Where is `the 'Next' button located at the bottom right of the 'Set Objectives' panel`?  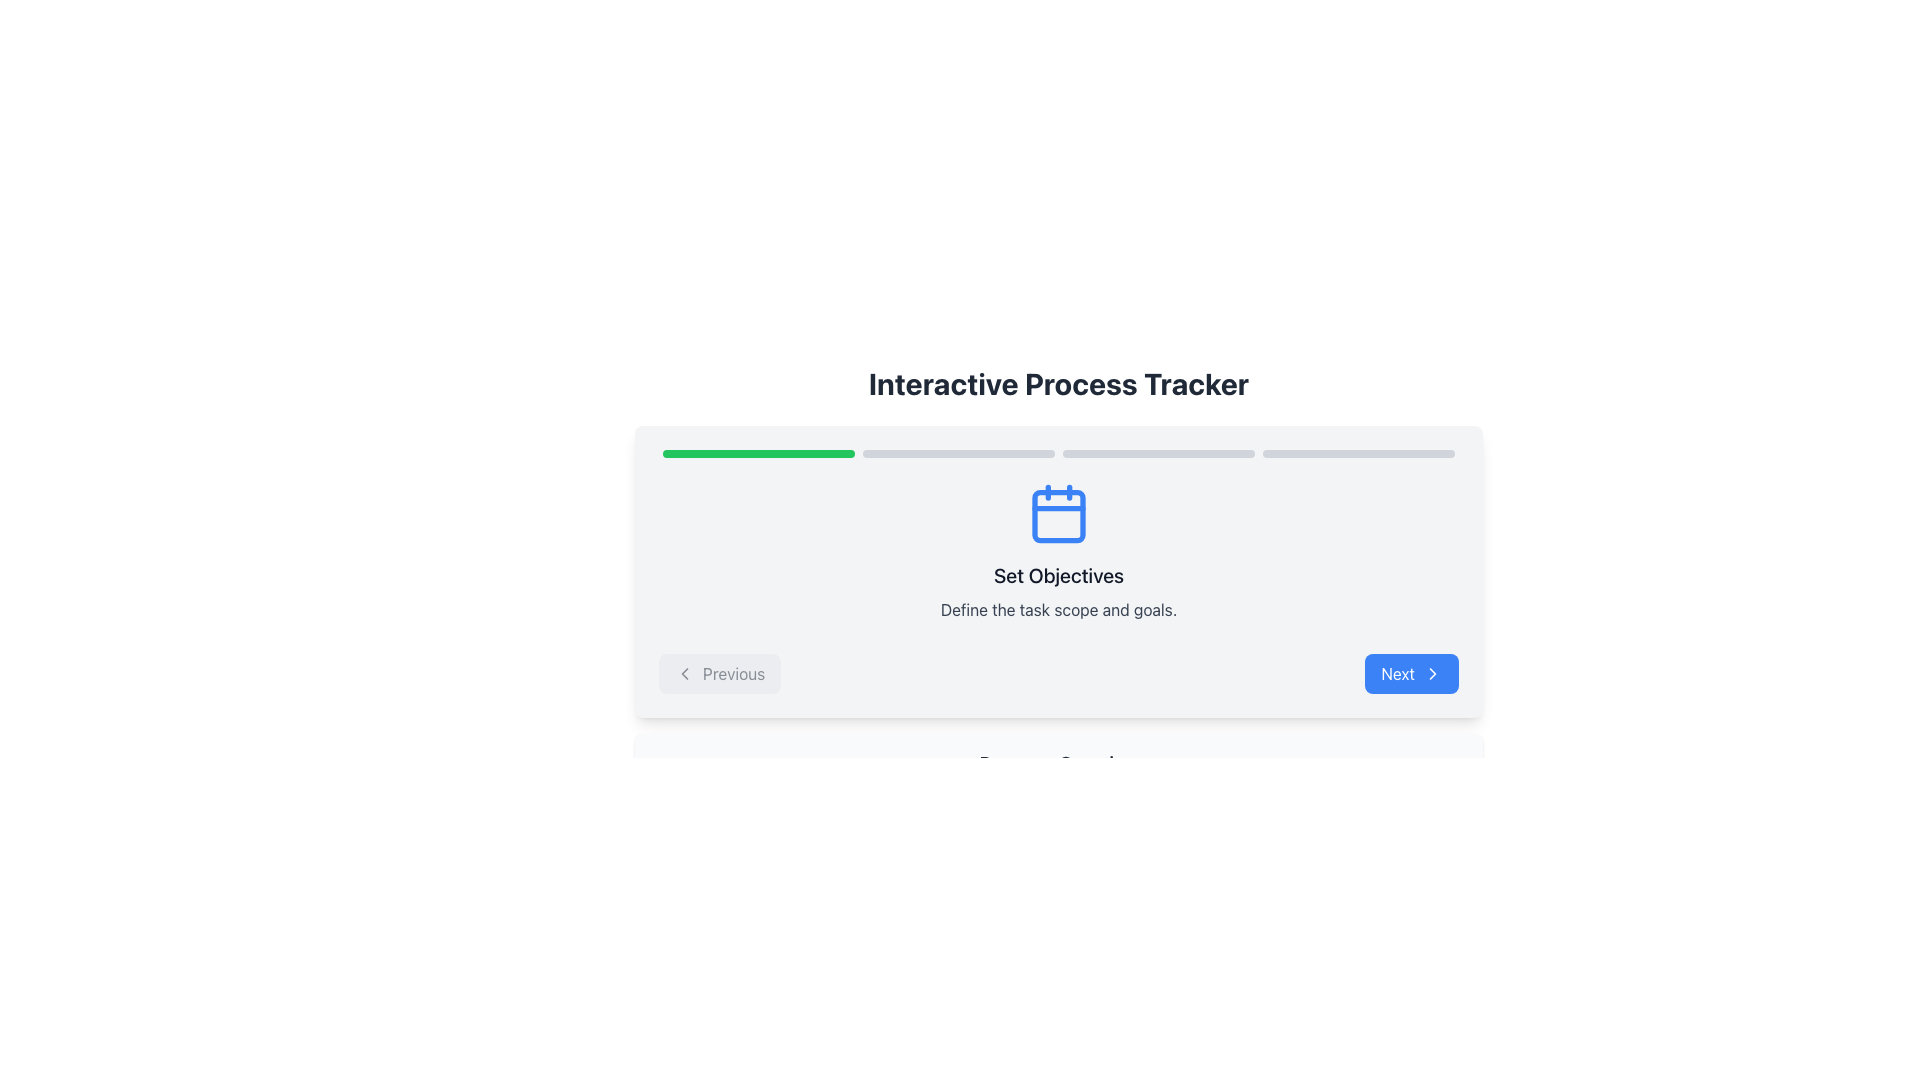 the 'Next' button located at the bottom right of the 'Set Objectives' panel is located at coordinates (1432, 674).